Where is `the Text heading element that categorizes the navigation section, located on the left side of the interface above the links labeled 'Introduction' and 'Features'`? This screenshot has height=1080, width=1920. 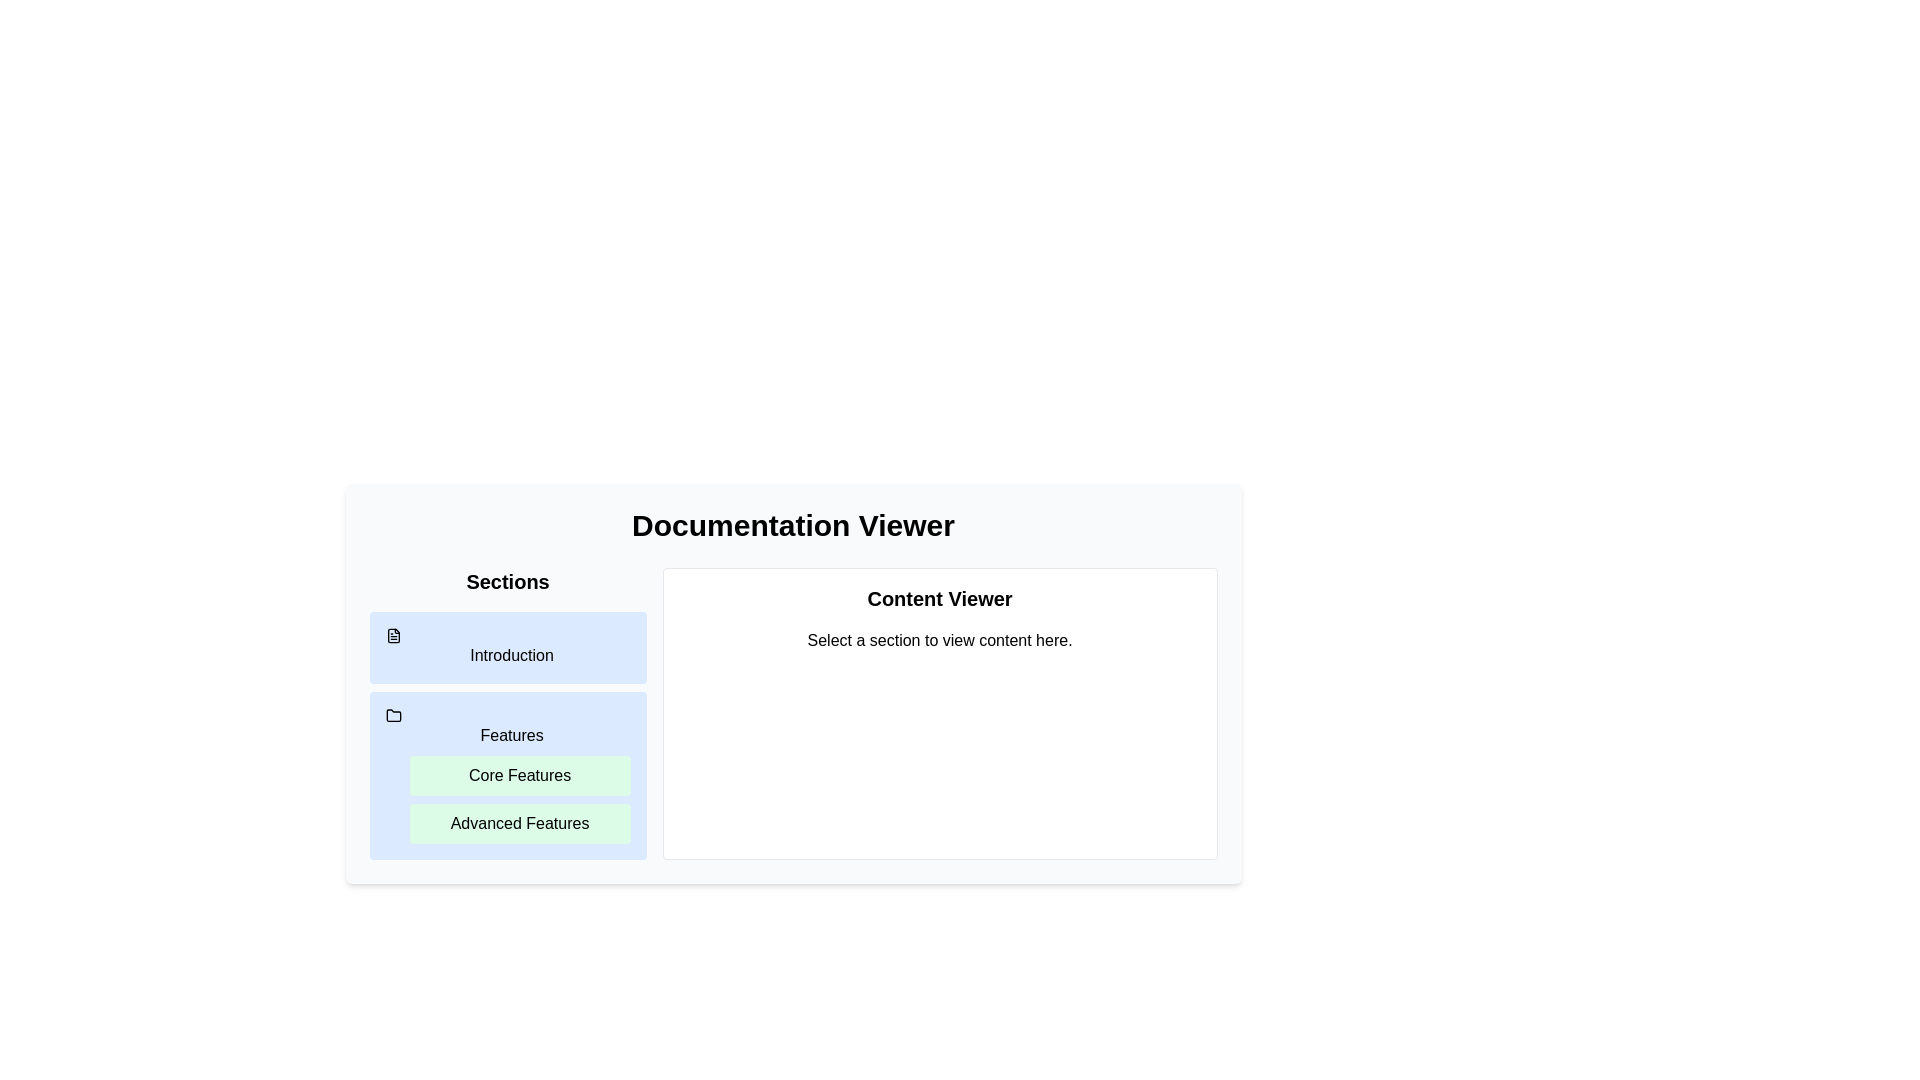
the Text heading element that categorizes the navigation section, located on the left side of the interface above the links labeled 'Introduction' and 'Features' is located at coordinates (508, 582).